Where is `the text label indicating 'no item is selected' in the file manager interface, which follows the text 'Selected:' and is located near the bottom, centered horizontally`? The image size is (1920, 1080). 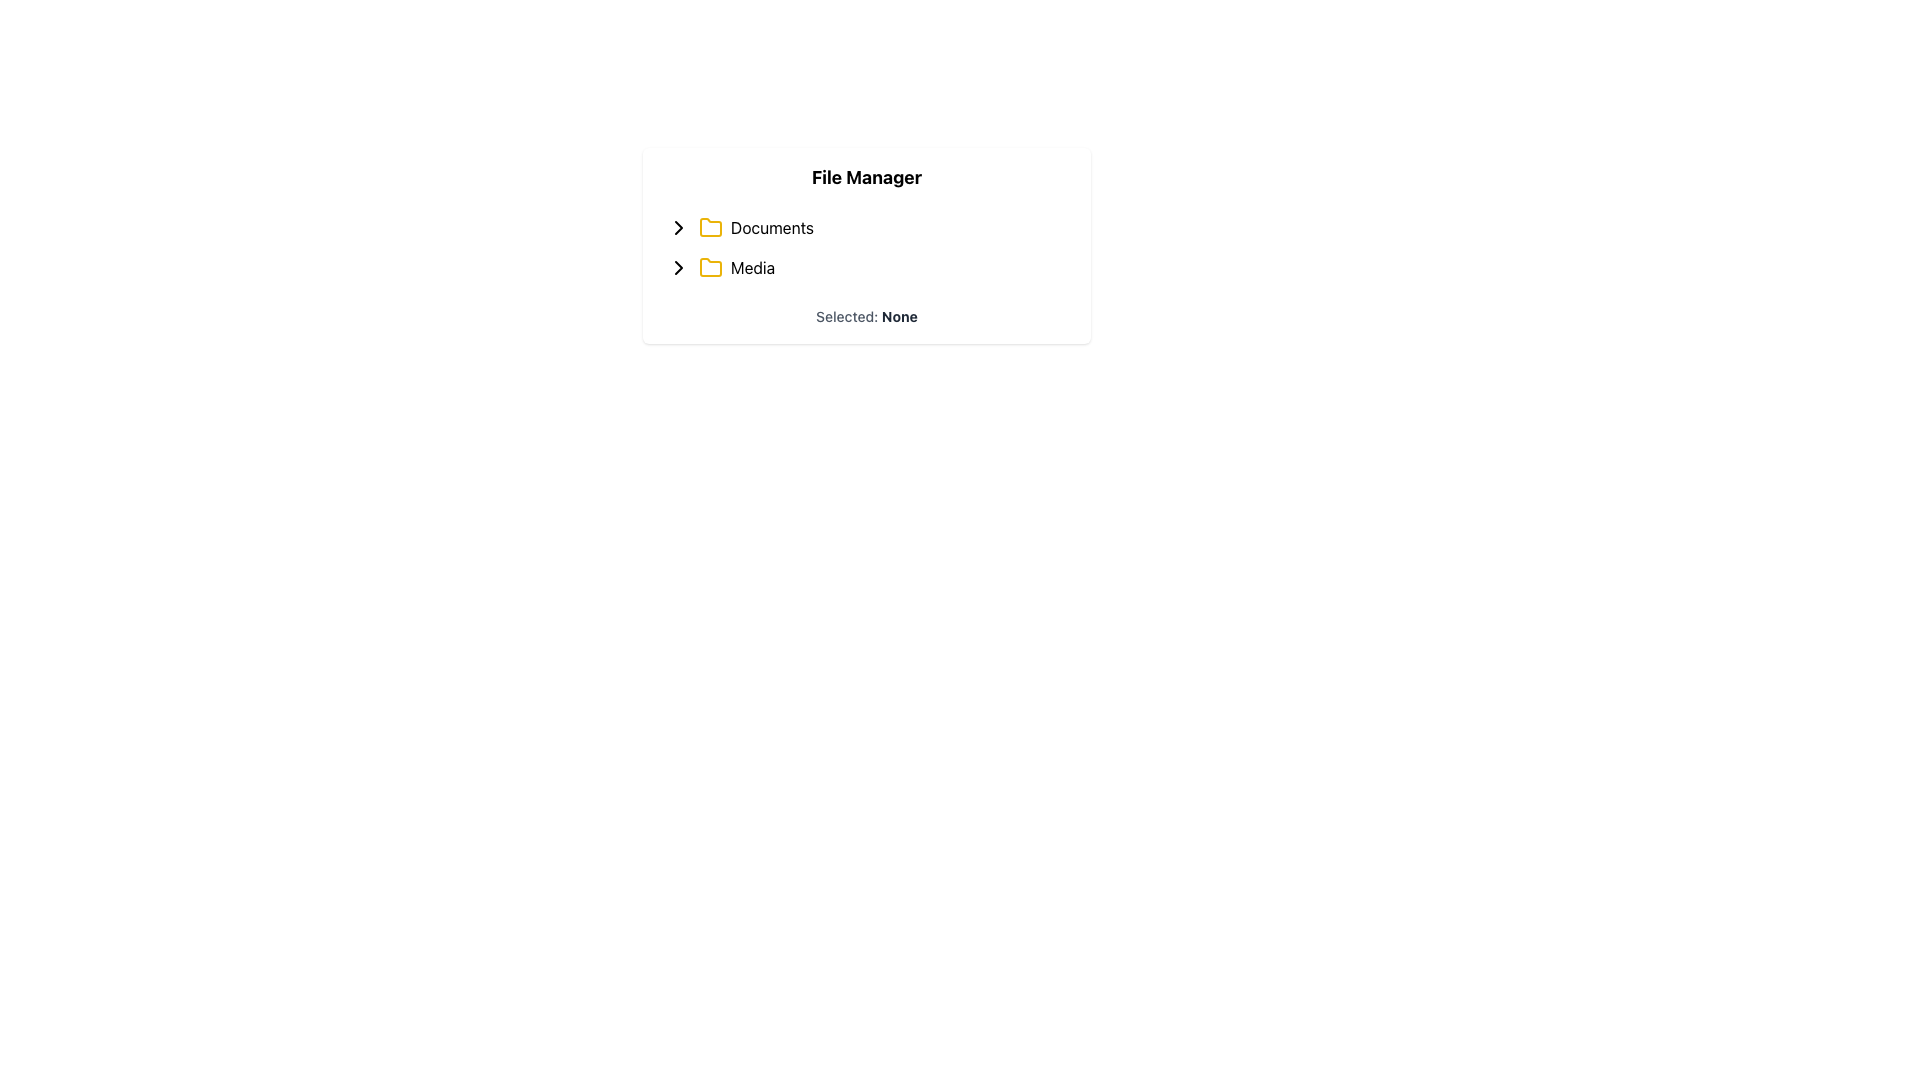 the text label indicating 'no item is selected' in the file manager interface, which follows the text 'Selected:' and is located near the bottom, centered horizontally is located at coordinates (897, 315).